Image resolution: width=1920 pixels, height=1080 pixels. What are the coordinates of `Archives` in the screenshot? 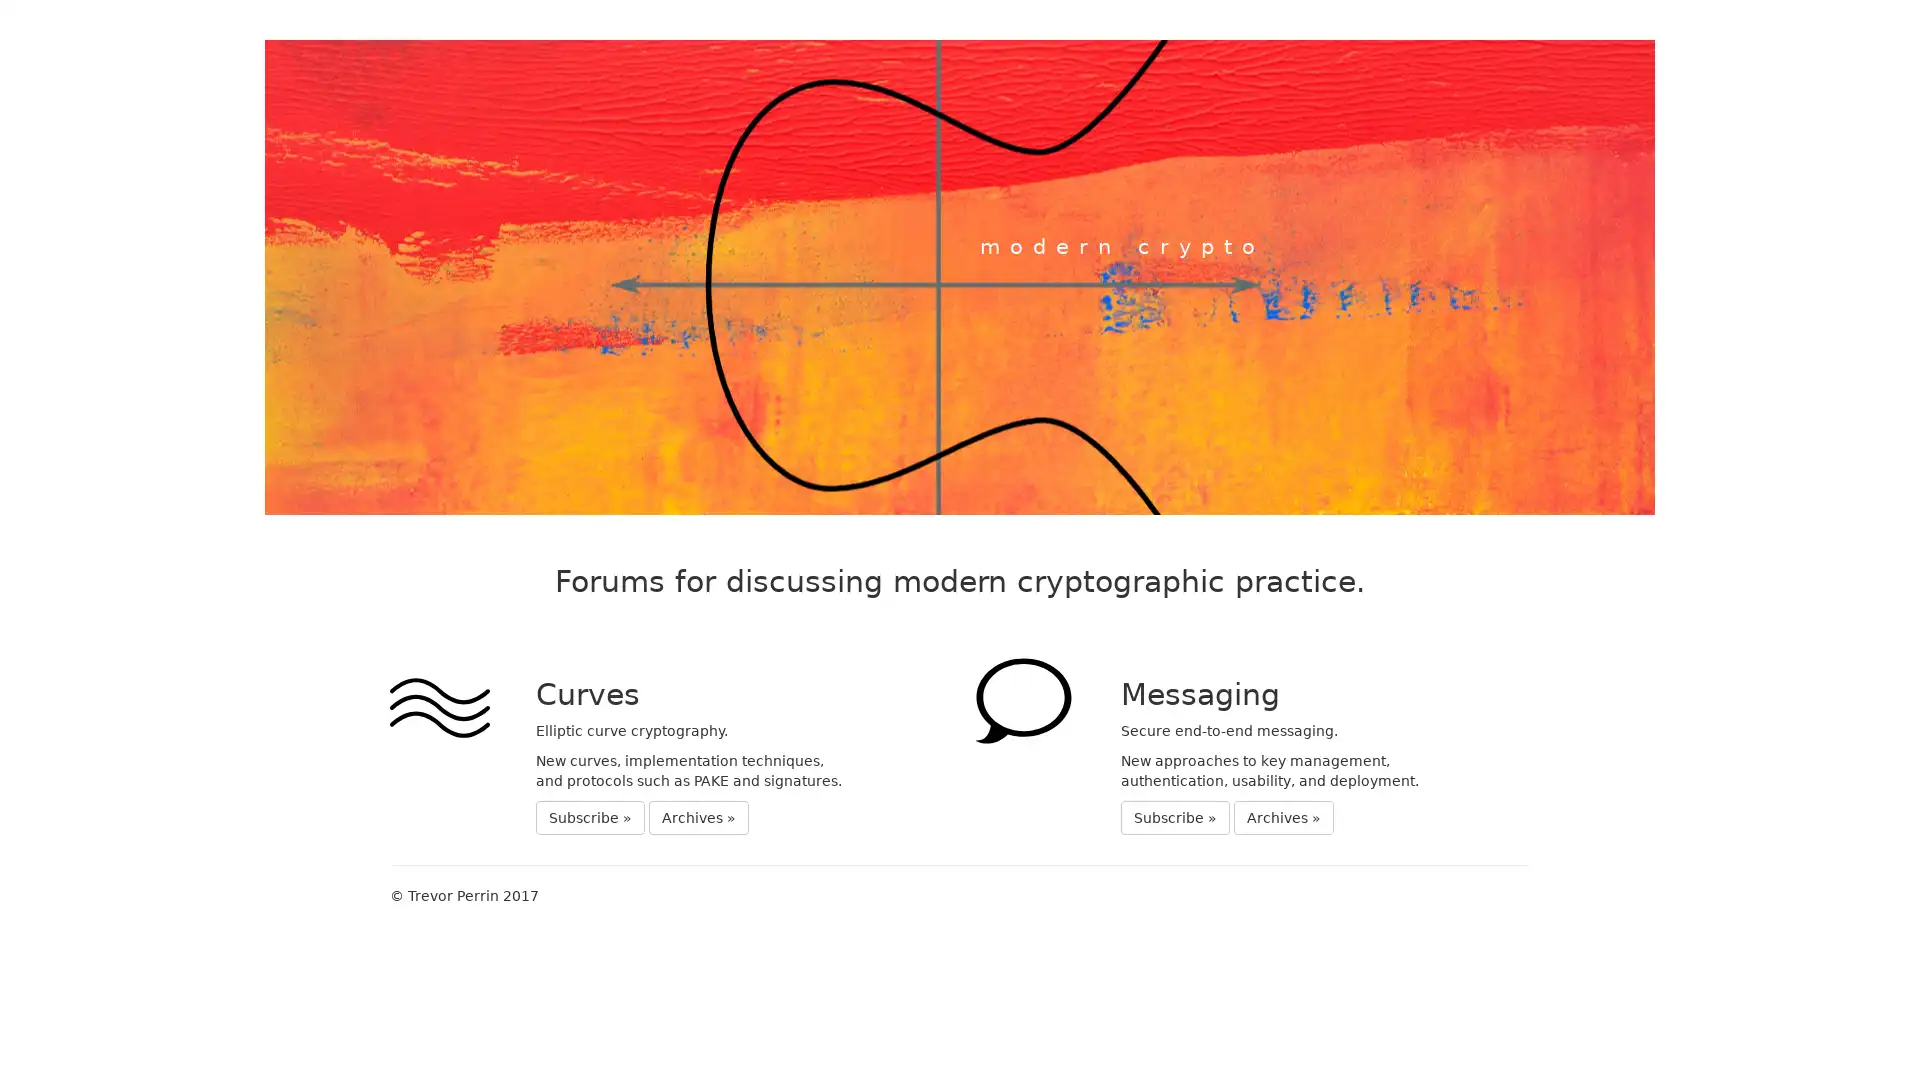 It's located at (1283, 817).